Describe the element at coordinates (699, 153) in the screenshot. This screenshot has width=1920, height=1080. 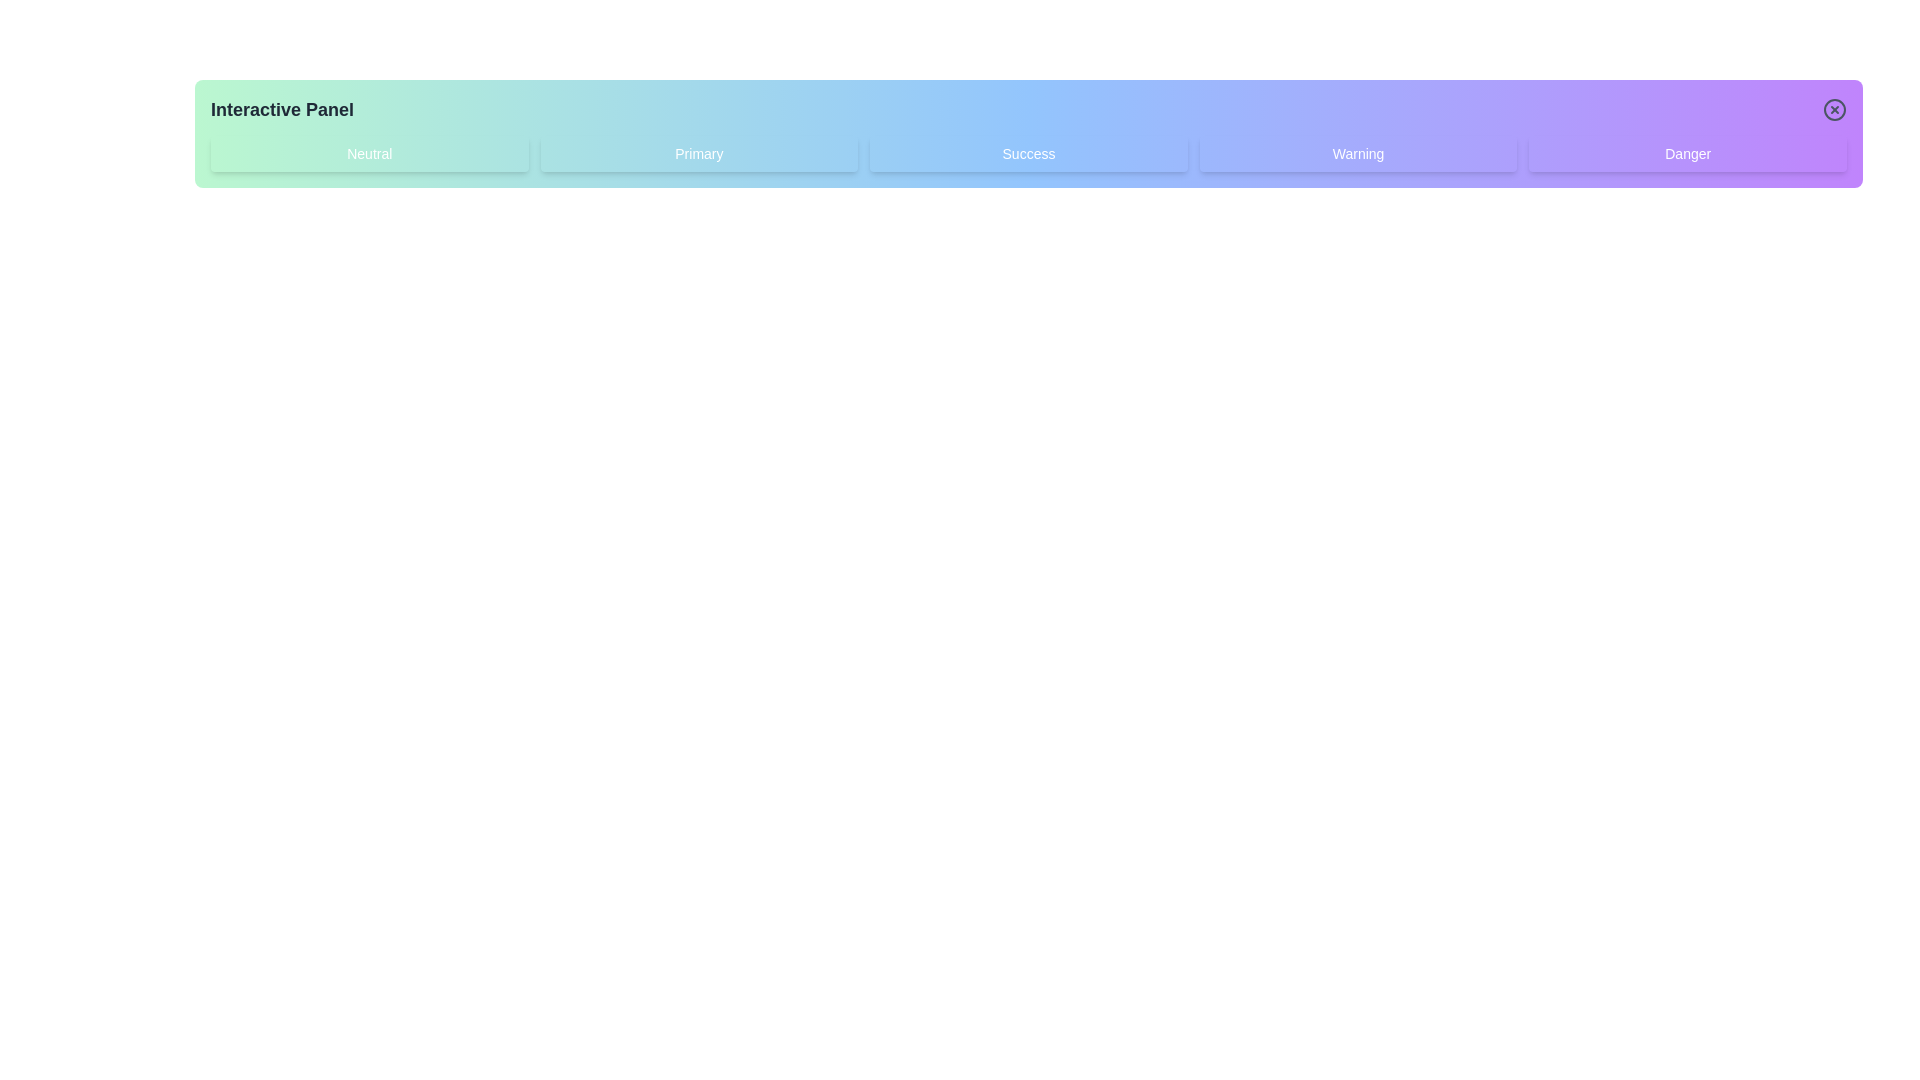
I see `the 'Primary' button, which is the second button in a horizontal group of five buttons labeled 'Neutral', 'Primary', 'Success', 'Warning', and 'Danger'` at that location.